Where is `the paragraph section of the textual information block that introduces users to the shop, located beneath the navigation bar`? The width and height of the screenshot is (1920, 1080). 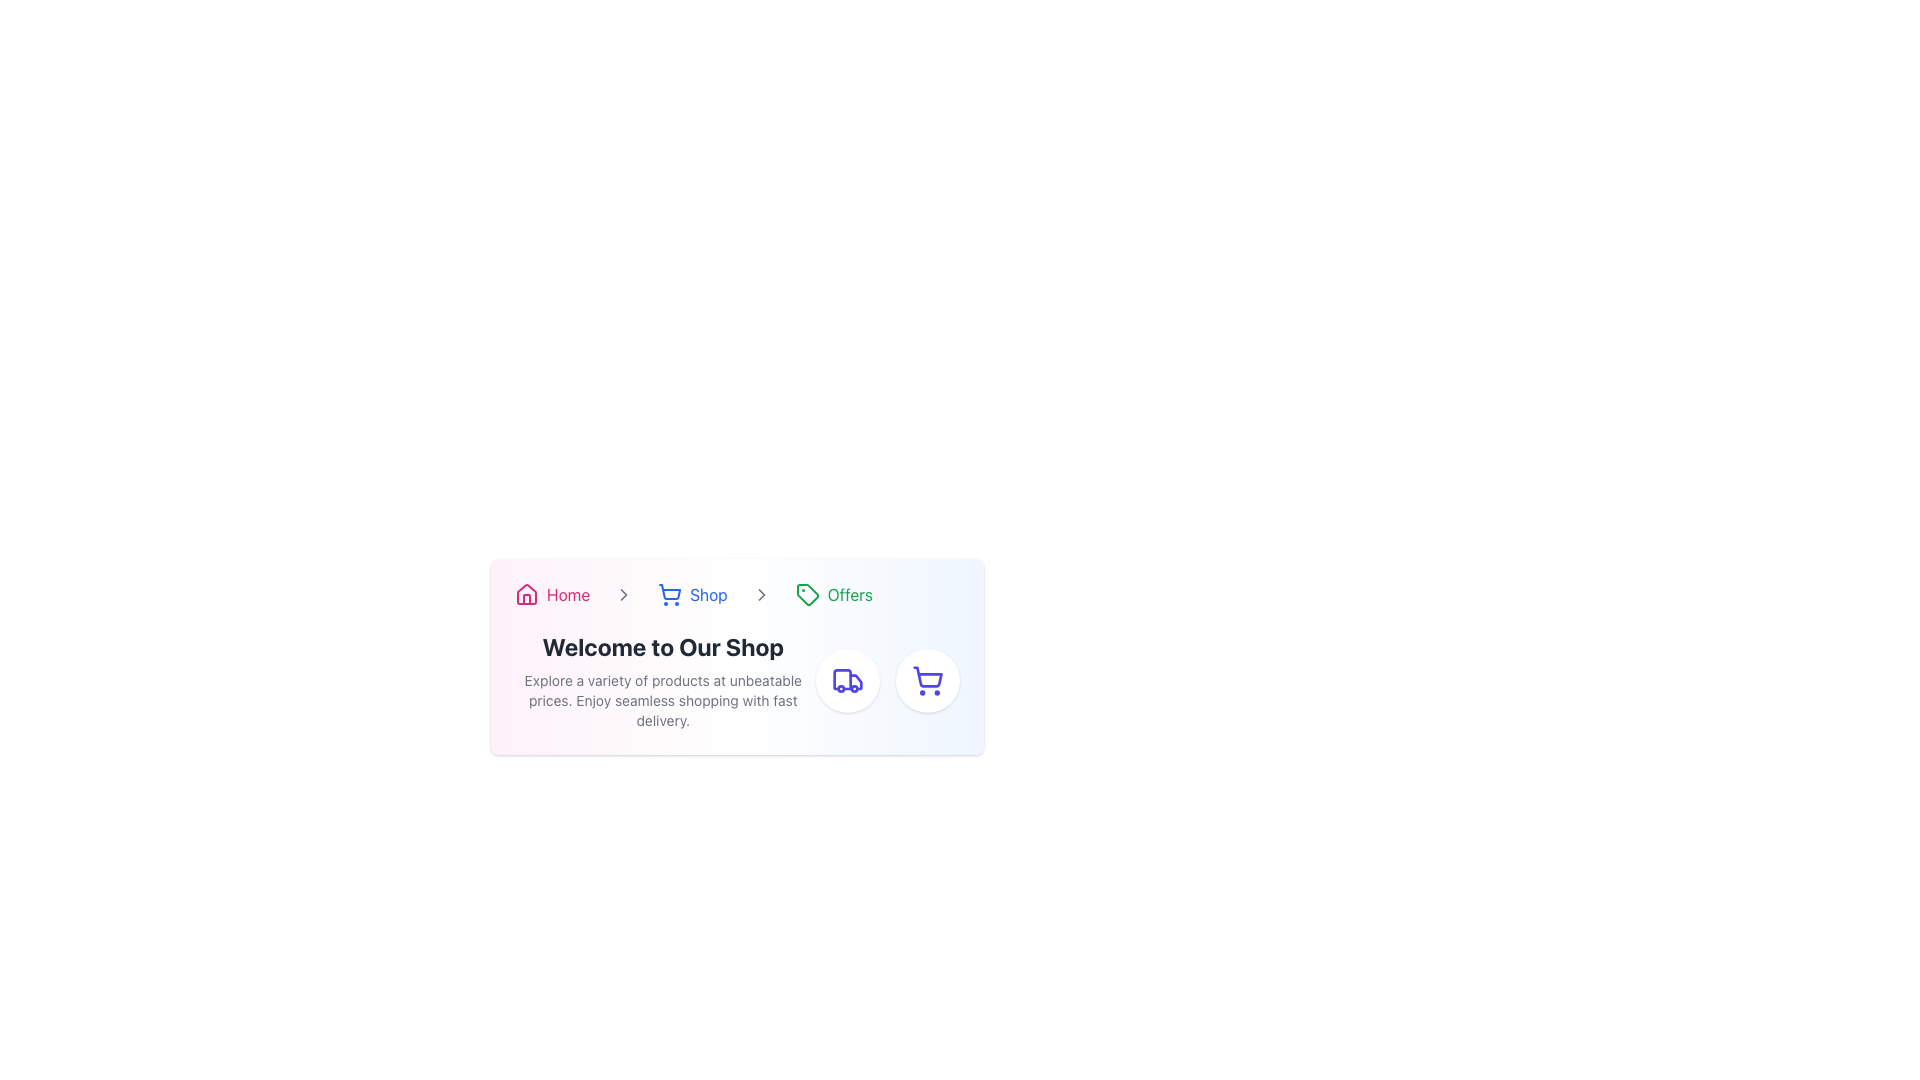 the paragraph section of the textual information block that introduces users to the shop, located beneath the navigation bar is located at coordinates (736, 680).